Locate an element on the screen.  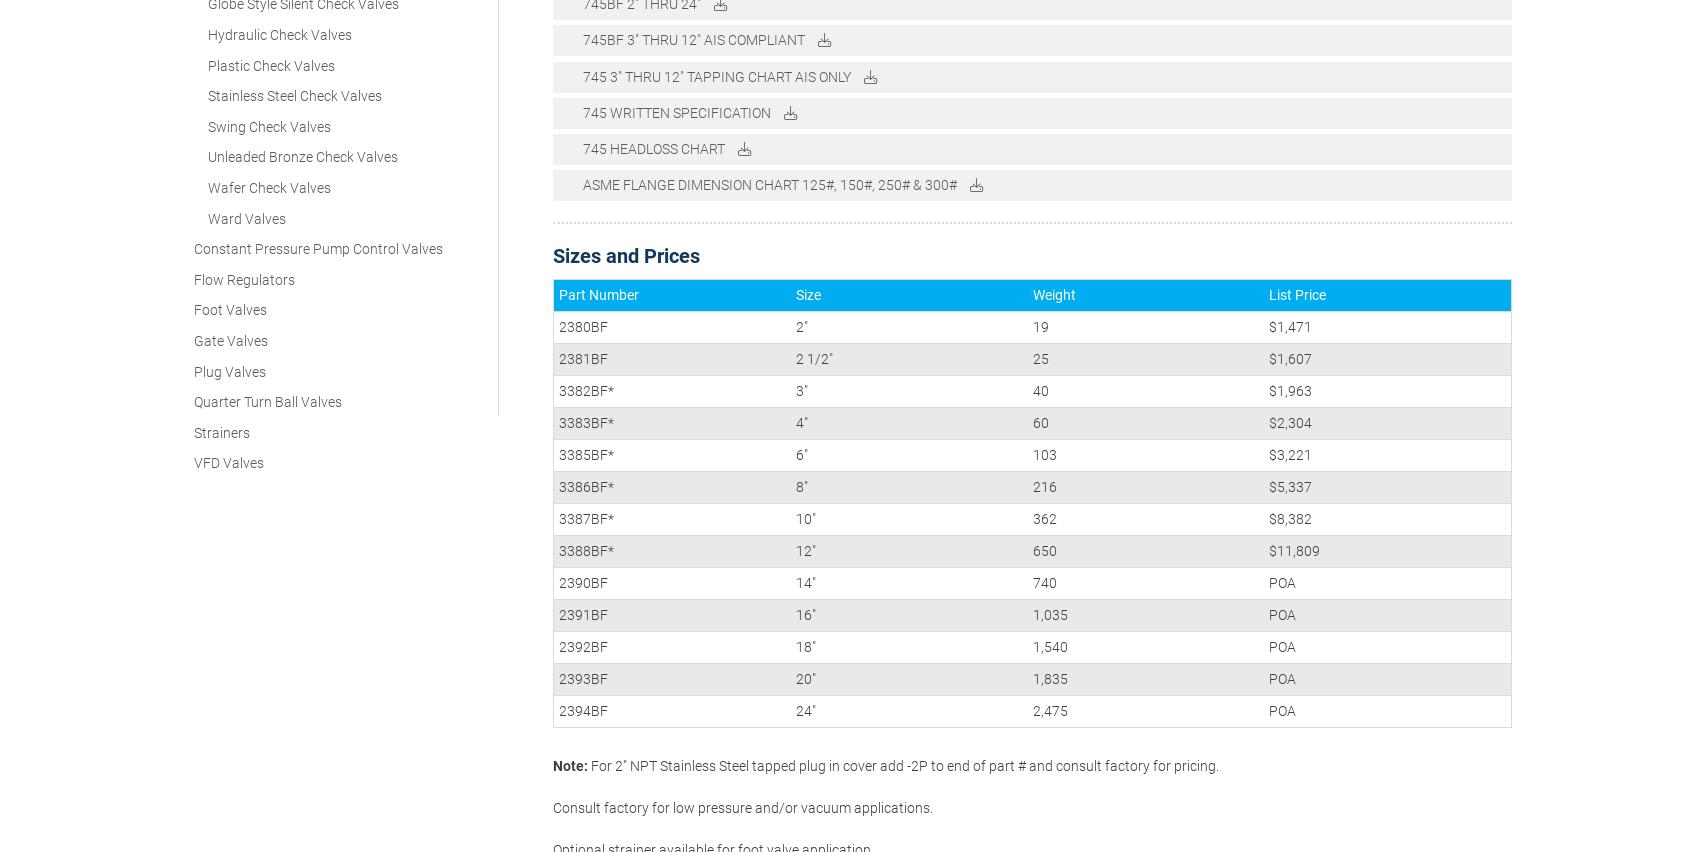
'Corporate Social Responsibility' is located at coordinates (950, 701).